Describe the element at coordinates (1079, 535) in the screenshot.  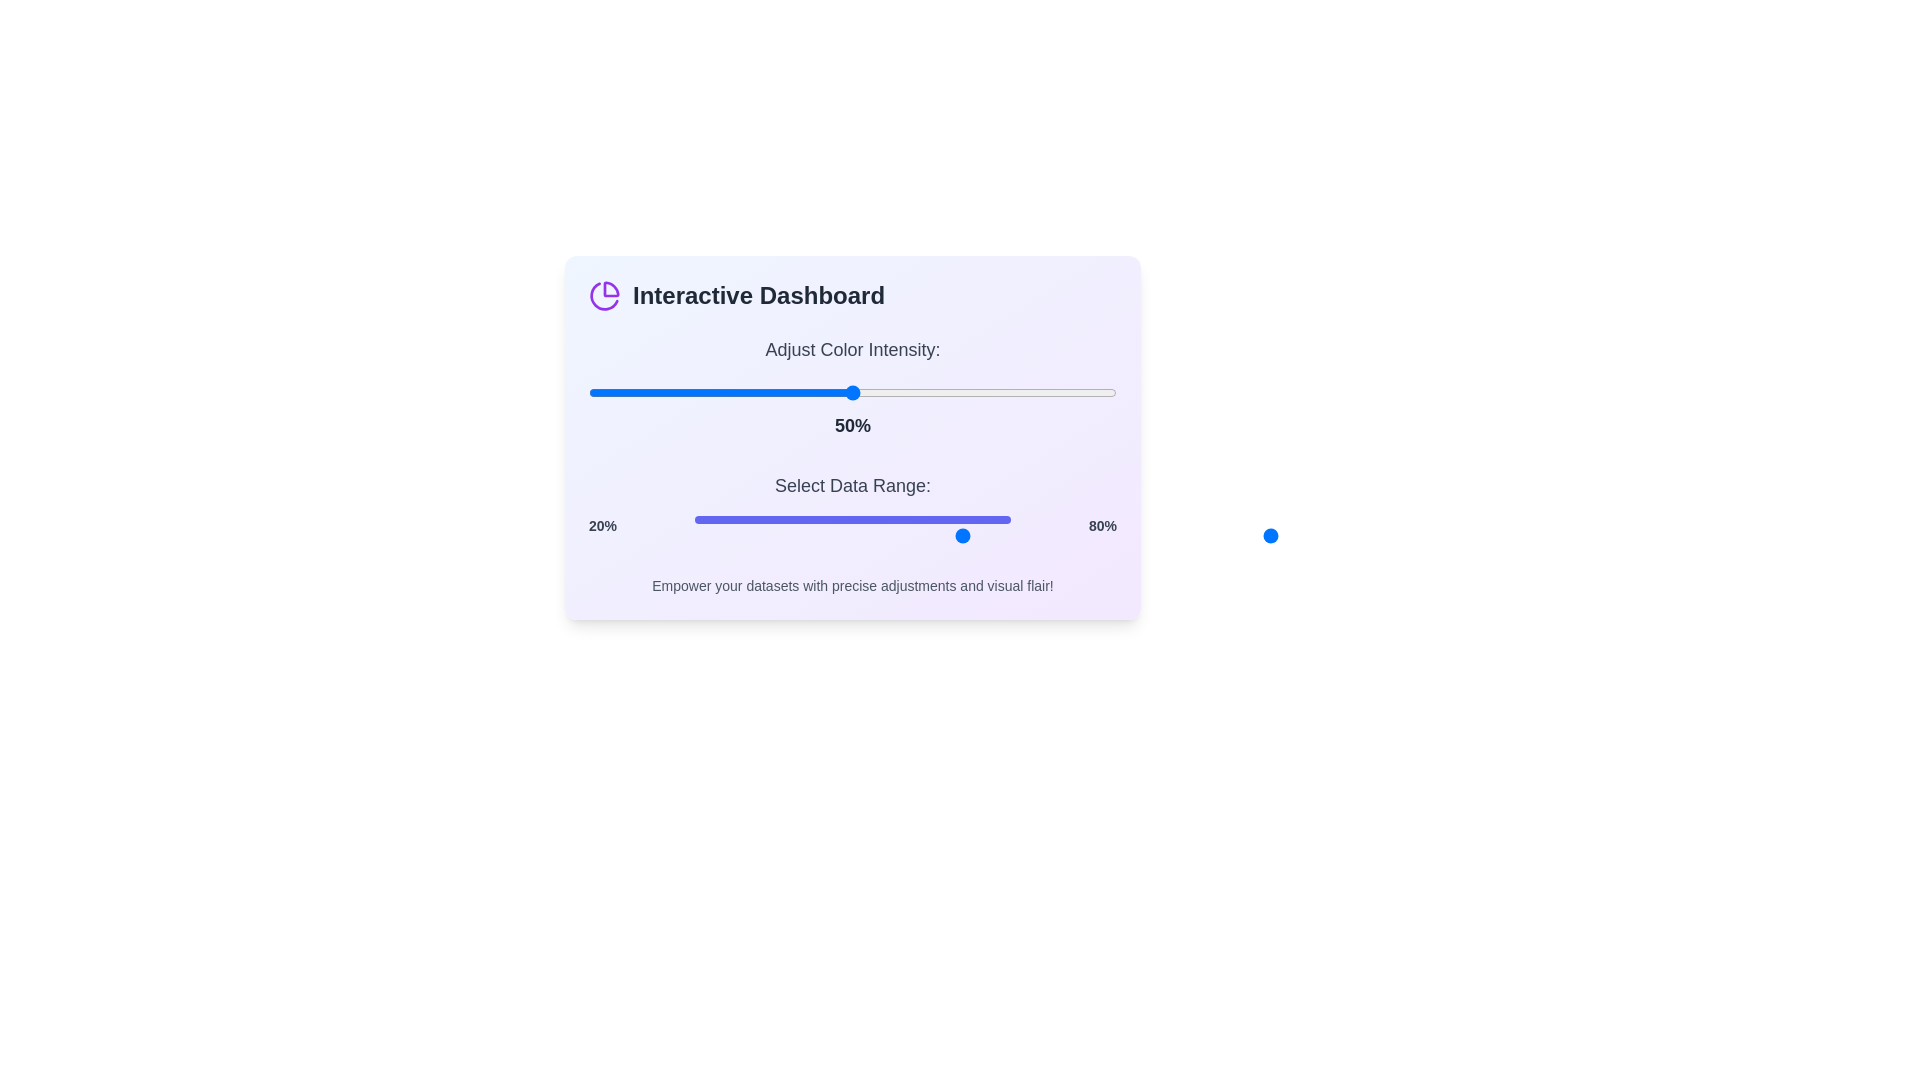
I see `the slider` at that location.